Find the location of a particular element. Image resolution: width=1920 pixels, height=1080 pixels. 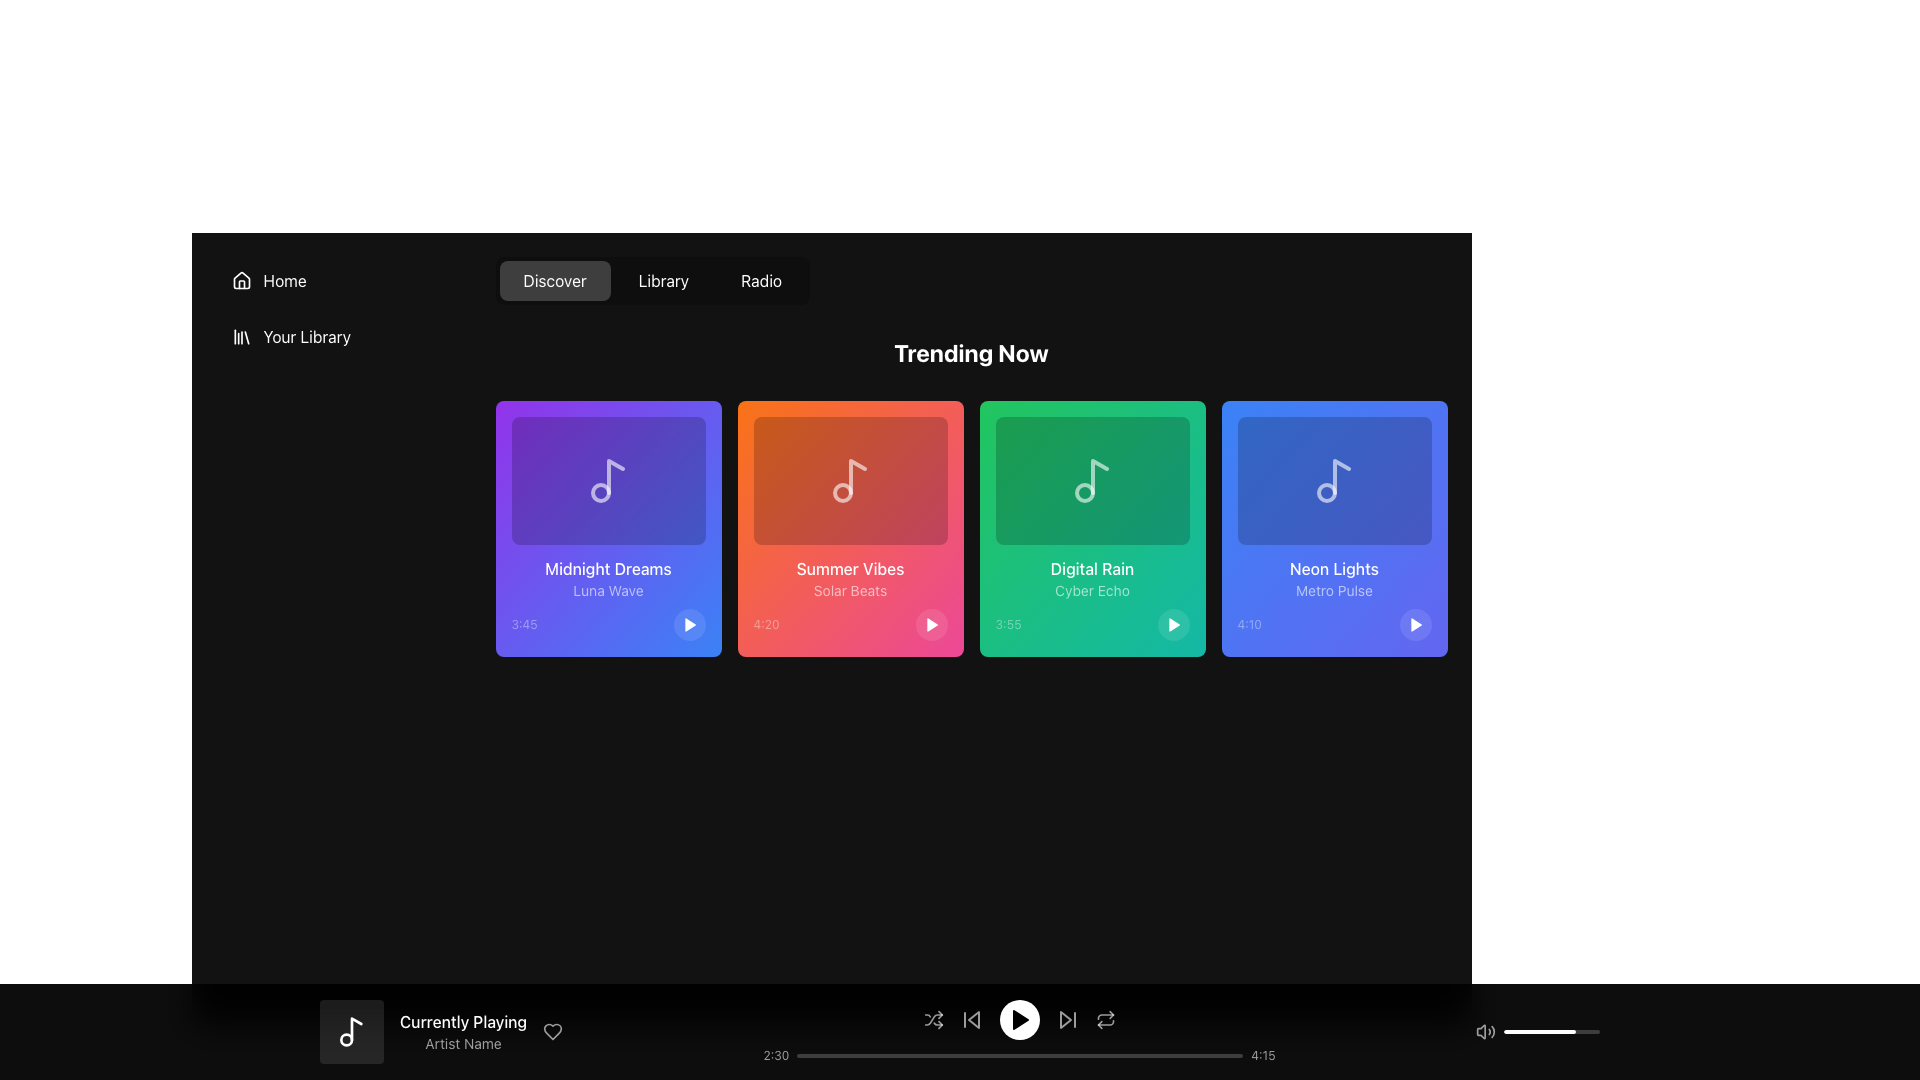

playback position is located at coordinates (1034, 1055).